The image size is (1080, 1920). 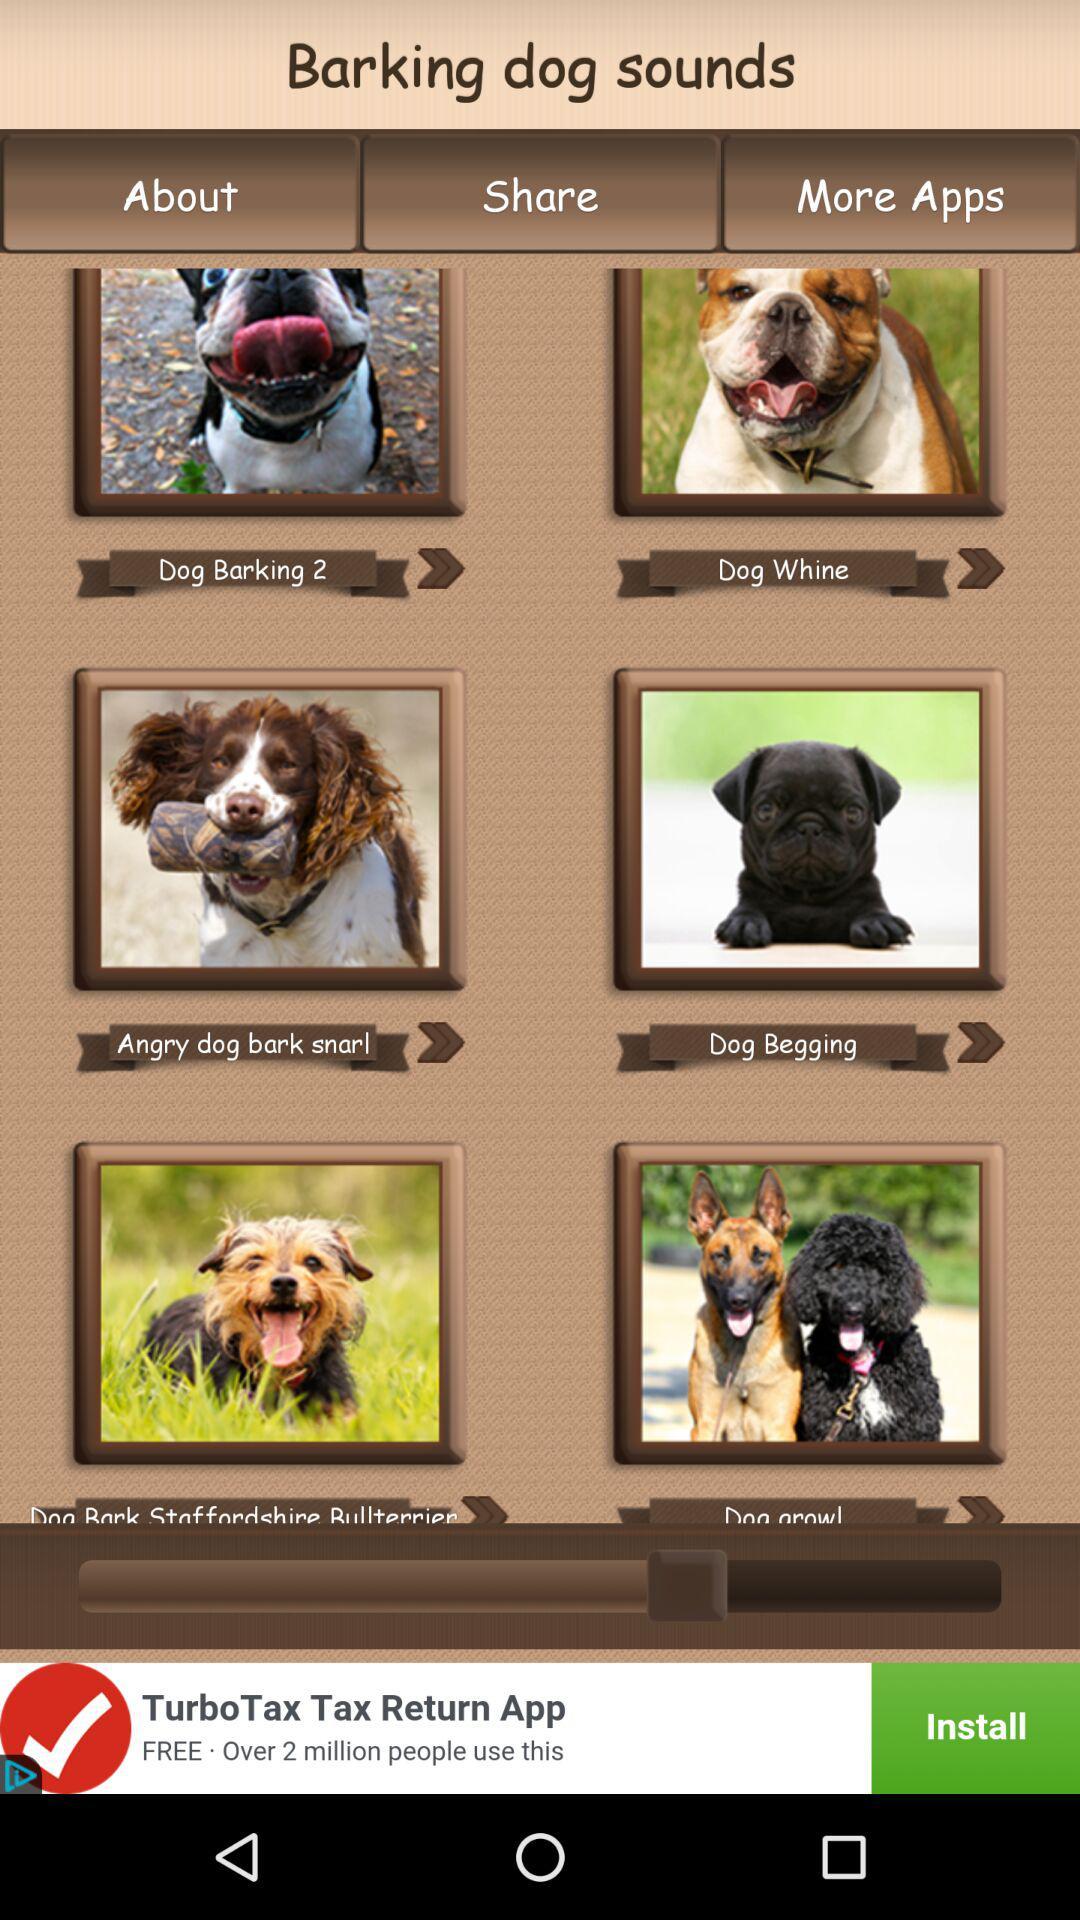 What do you see at coordinates (540, 194) in the screenshot?
I see `the icon next to about` at bounding box center [540, 194].